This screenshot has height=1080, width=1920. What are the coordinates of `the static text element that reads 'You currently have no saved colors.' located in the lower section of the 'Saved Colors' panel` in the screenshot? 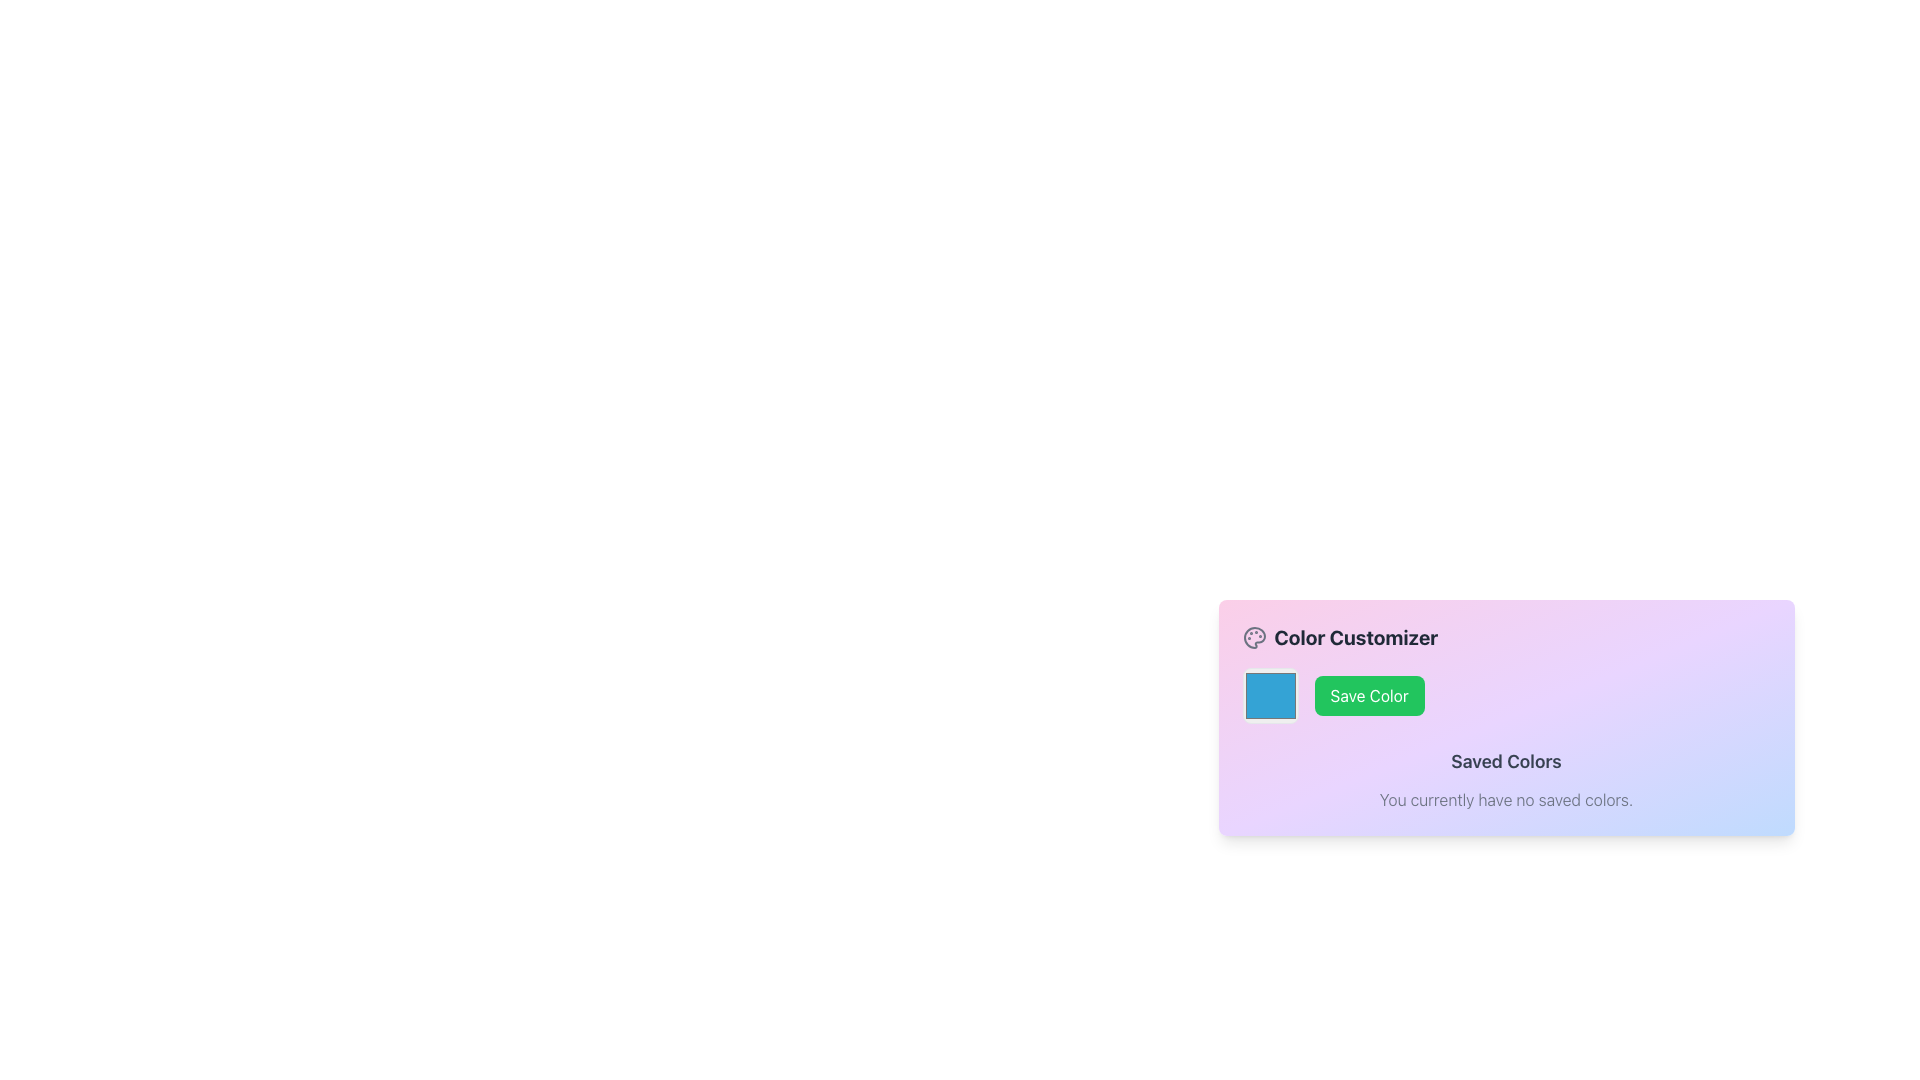 It's located at (1506, 798).